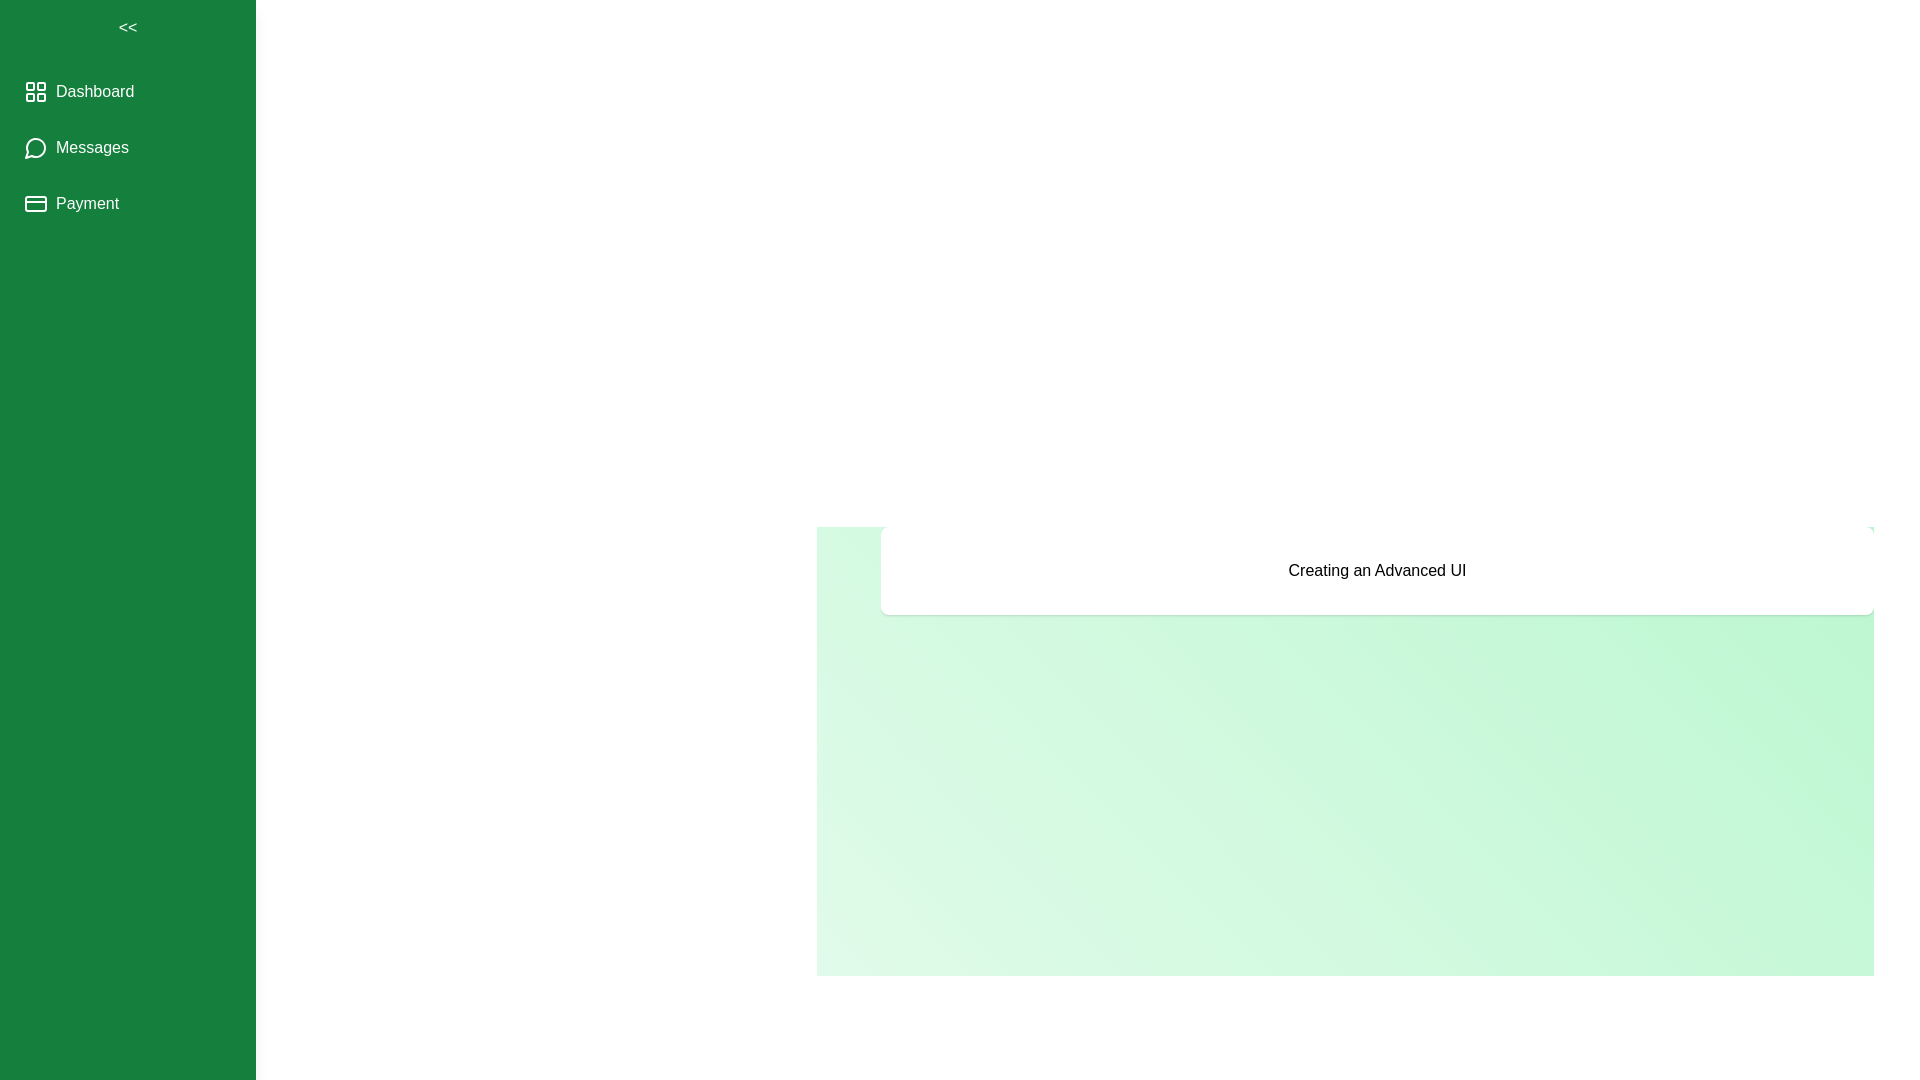 Image resolution: width=1920 pixels, height=1080 pixels. What do you see at coordinates (35, 147) in the screenshot?
I see `the small circular speech bubble icon on the left sidebar, which is positioned below the 'Dashboard' icon and above the 'Payment' icon` at bounding box center [35, 147].